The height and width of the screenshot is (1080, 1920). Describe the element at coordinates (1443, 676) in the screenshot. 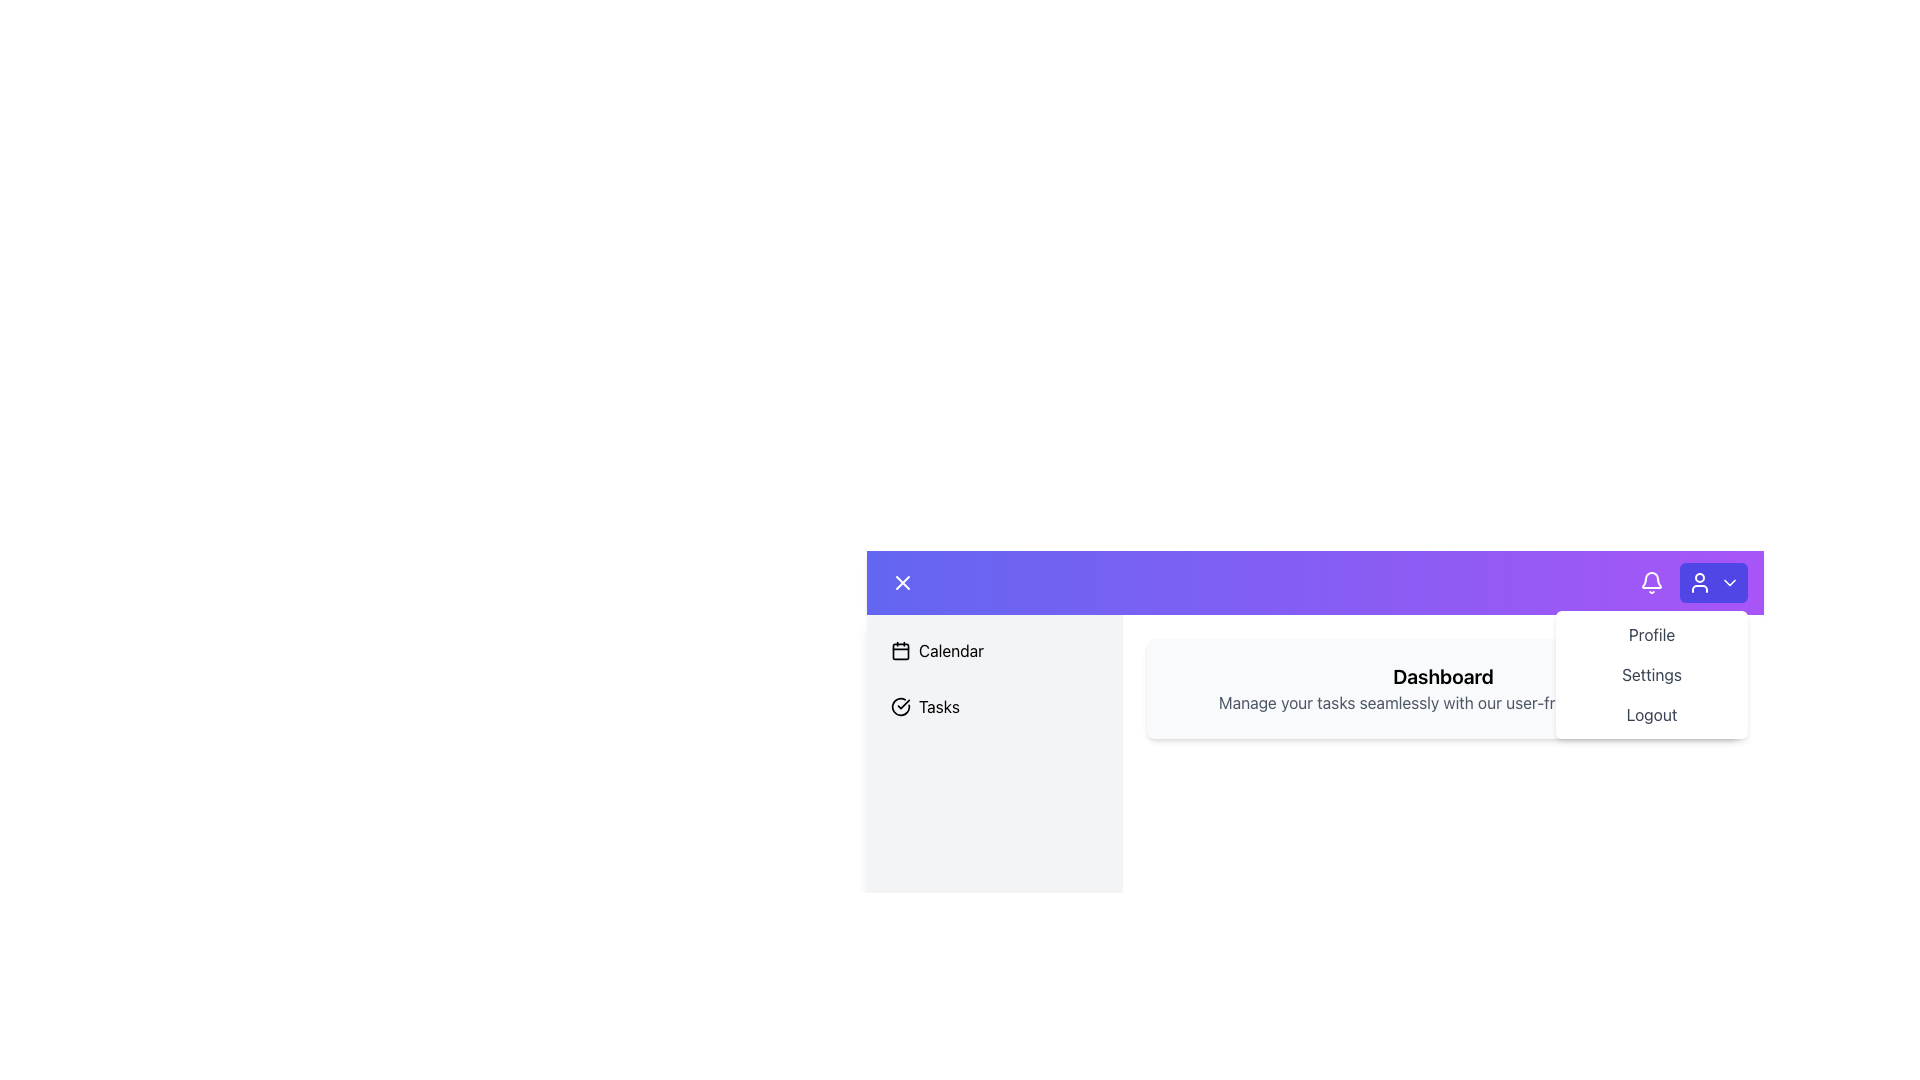

I see `the text label element which serves as a section title, positioned directly above the content that reads 'Manage your tasks seamlessly with our user-friendly platform.'` at that location.